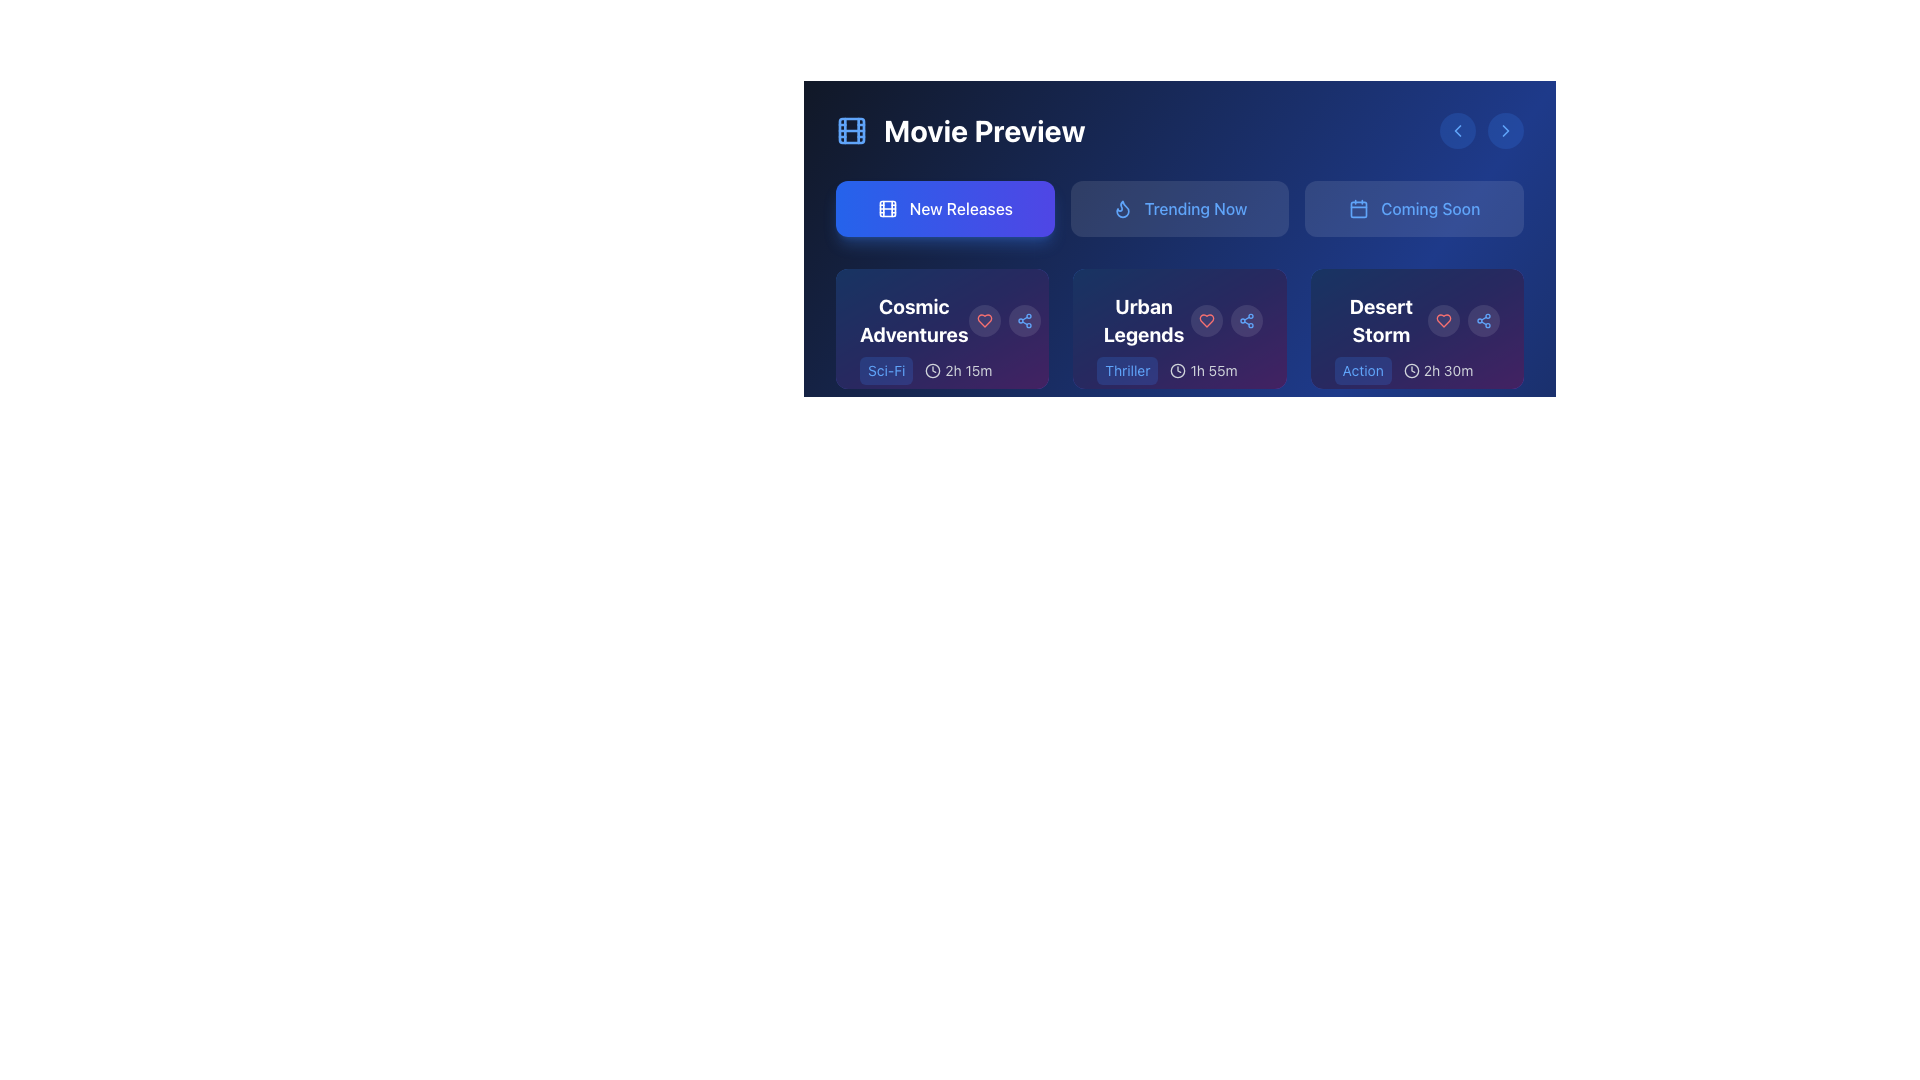 Image resolution: width=1920 pixels, height=1080 pixels. What do you see at coordinates (885, 370) in the screenshot?
I see `the genre label for the movie 'Cosmic Adventures' to filter or view similar genres, located between the title and duration in the first movie card` at bounding box center [885, 370].